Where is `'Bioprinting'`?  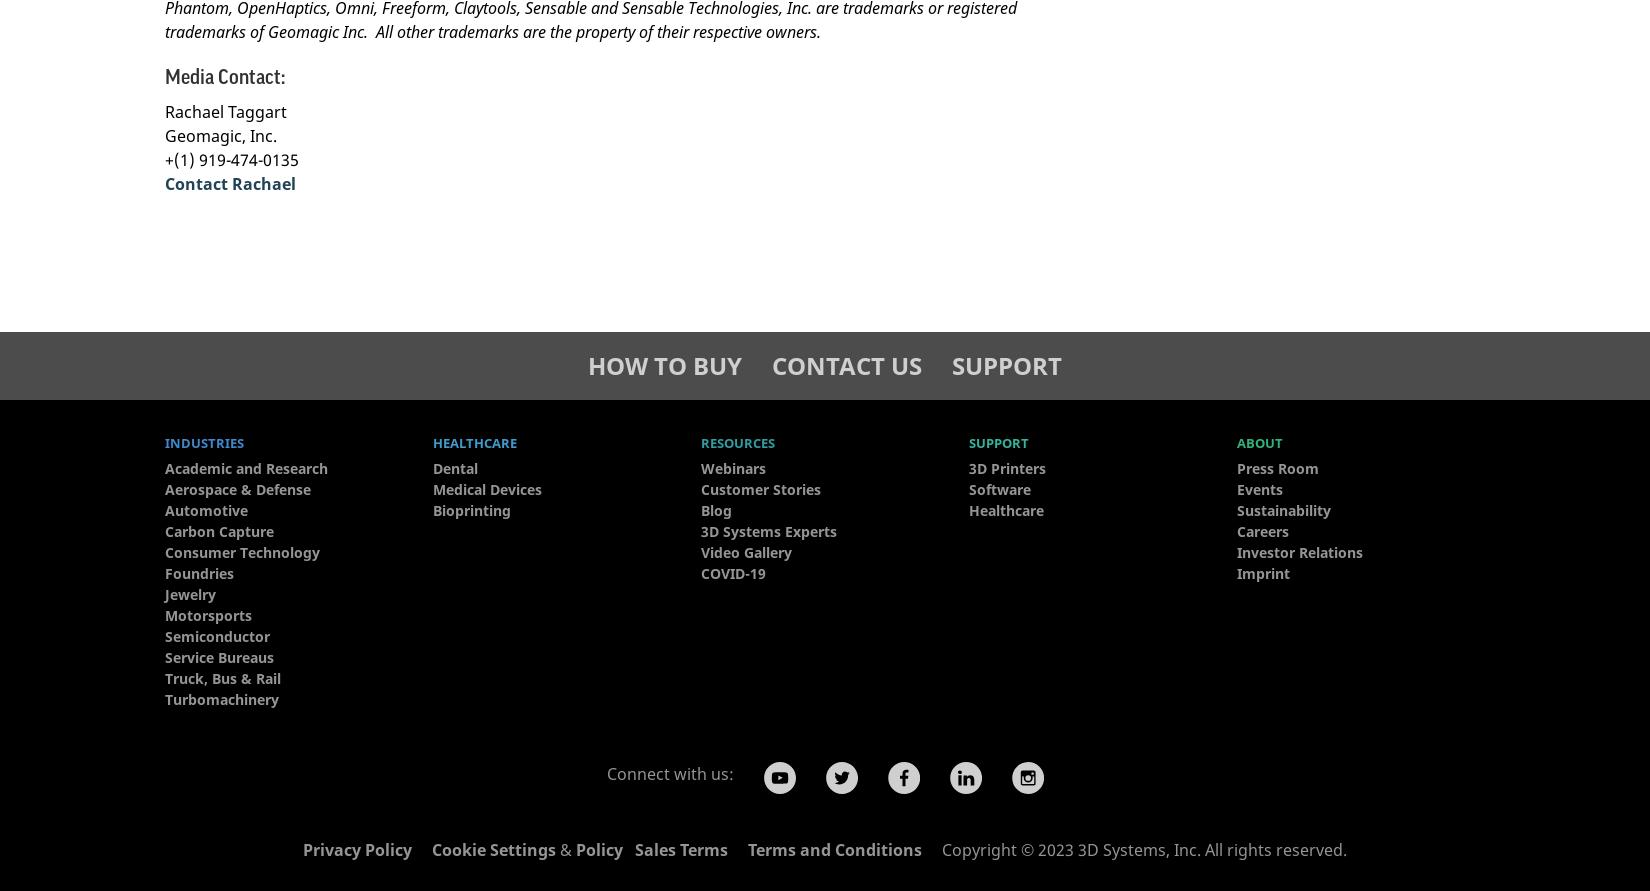 'Bioprinting' is located at coordinates (471, 508).